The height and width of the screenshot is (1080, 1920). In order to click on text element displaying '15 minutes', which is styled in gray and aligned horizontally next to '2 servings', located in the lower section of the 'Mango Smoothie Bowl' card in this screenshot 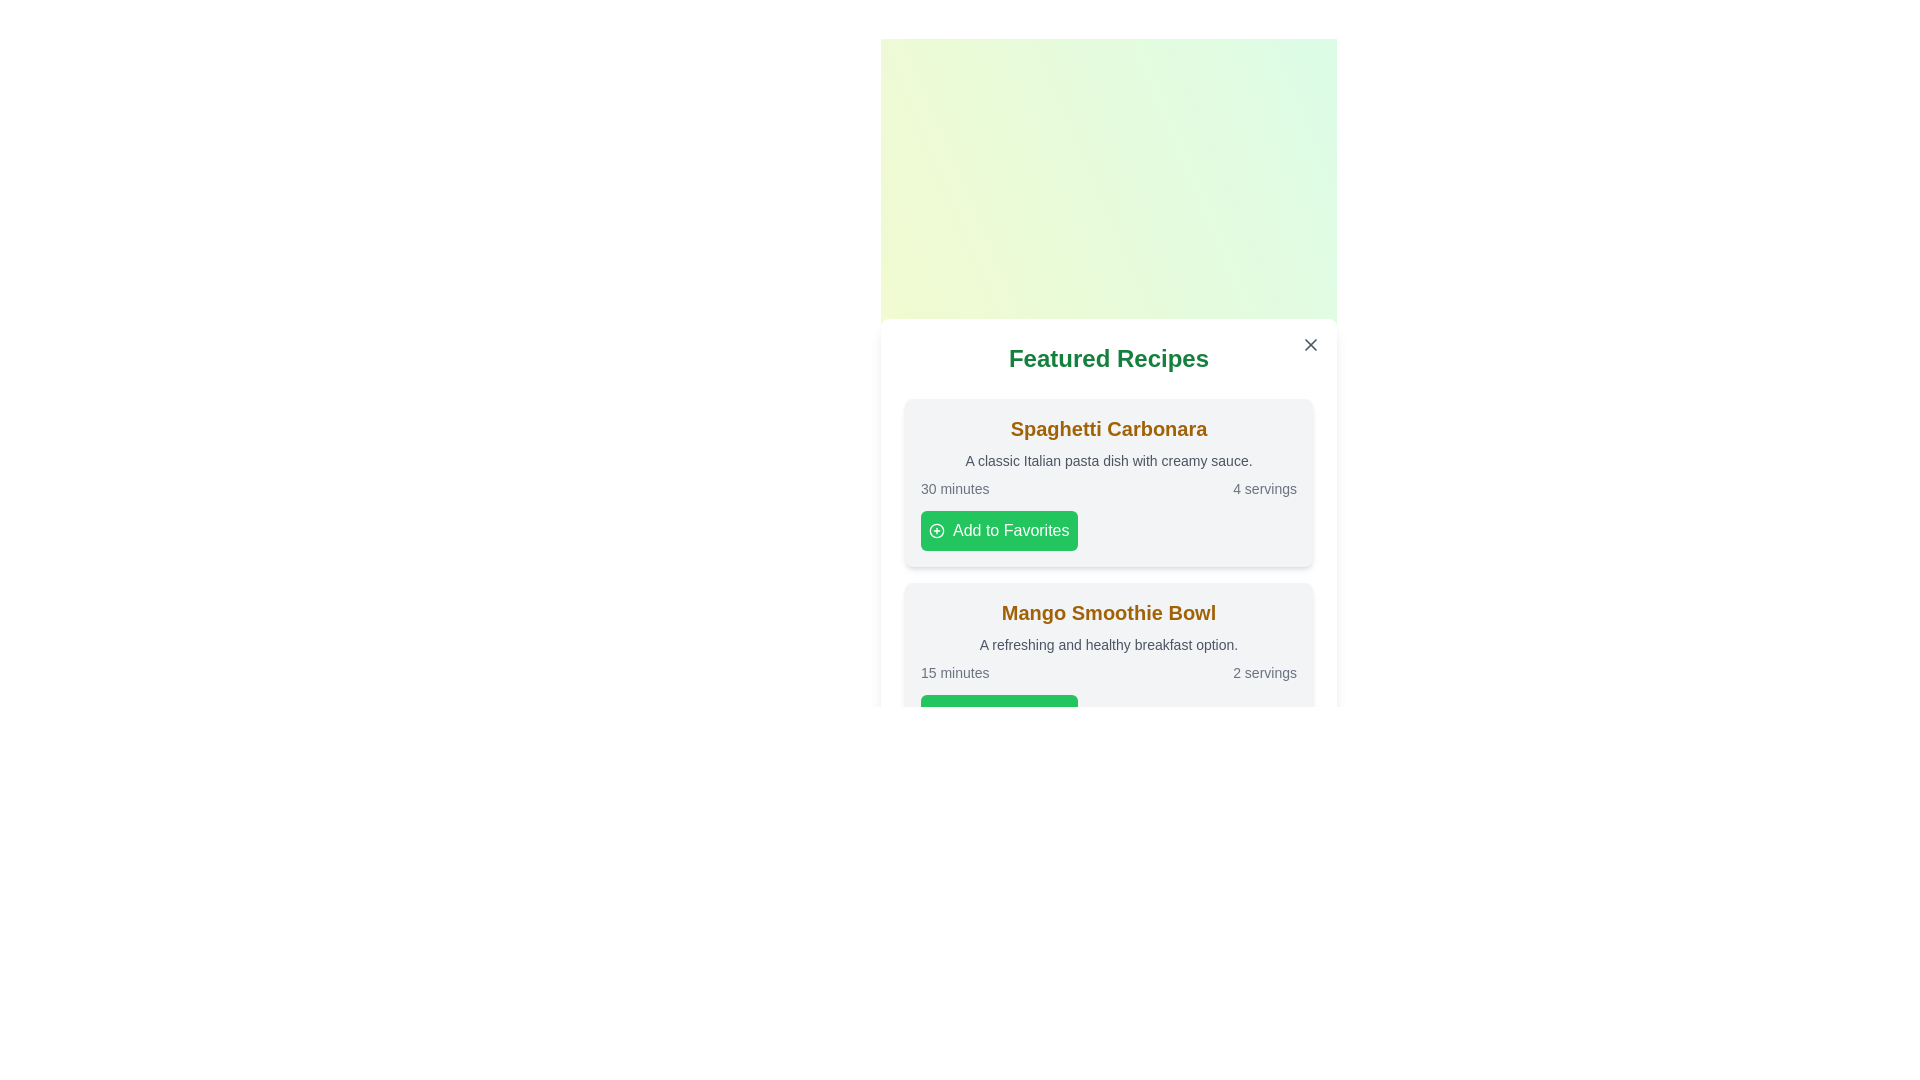, I will do `click(954, 672)`.